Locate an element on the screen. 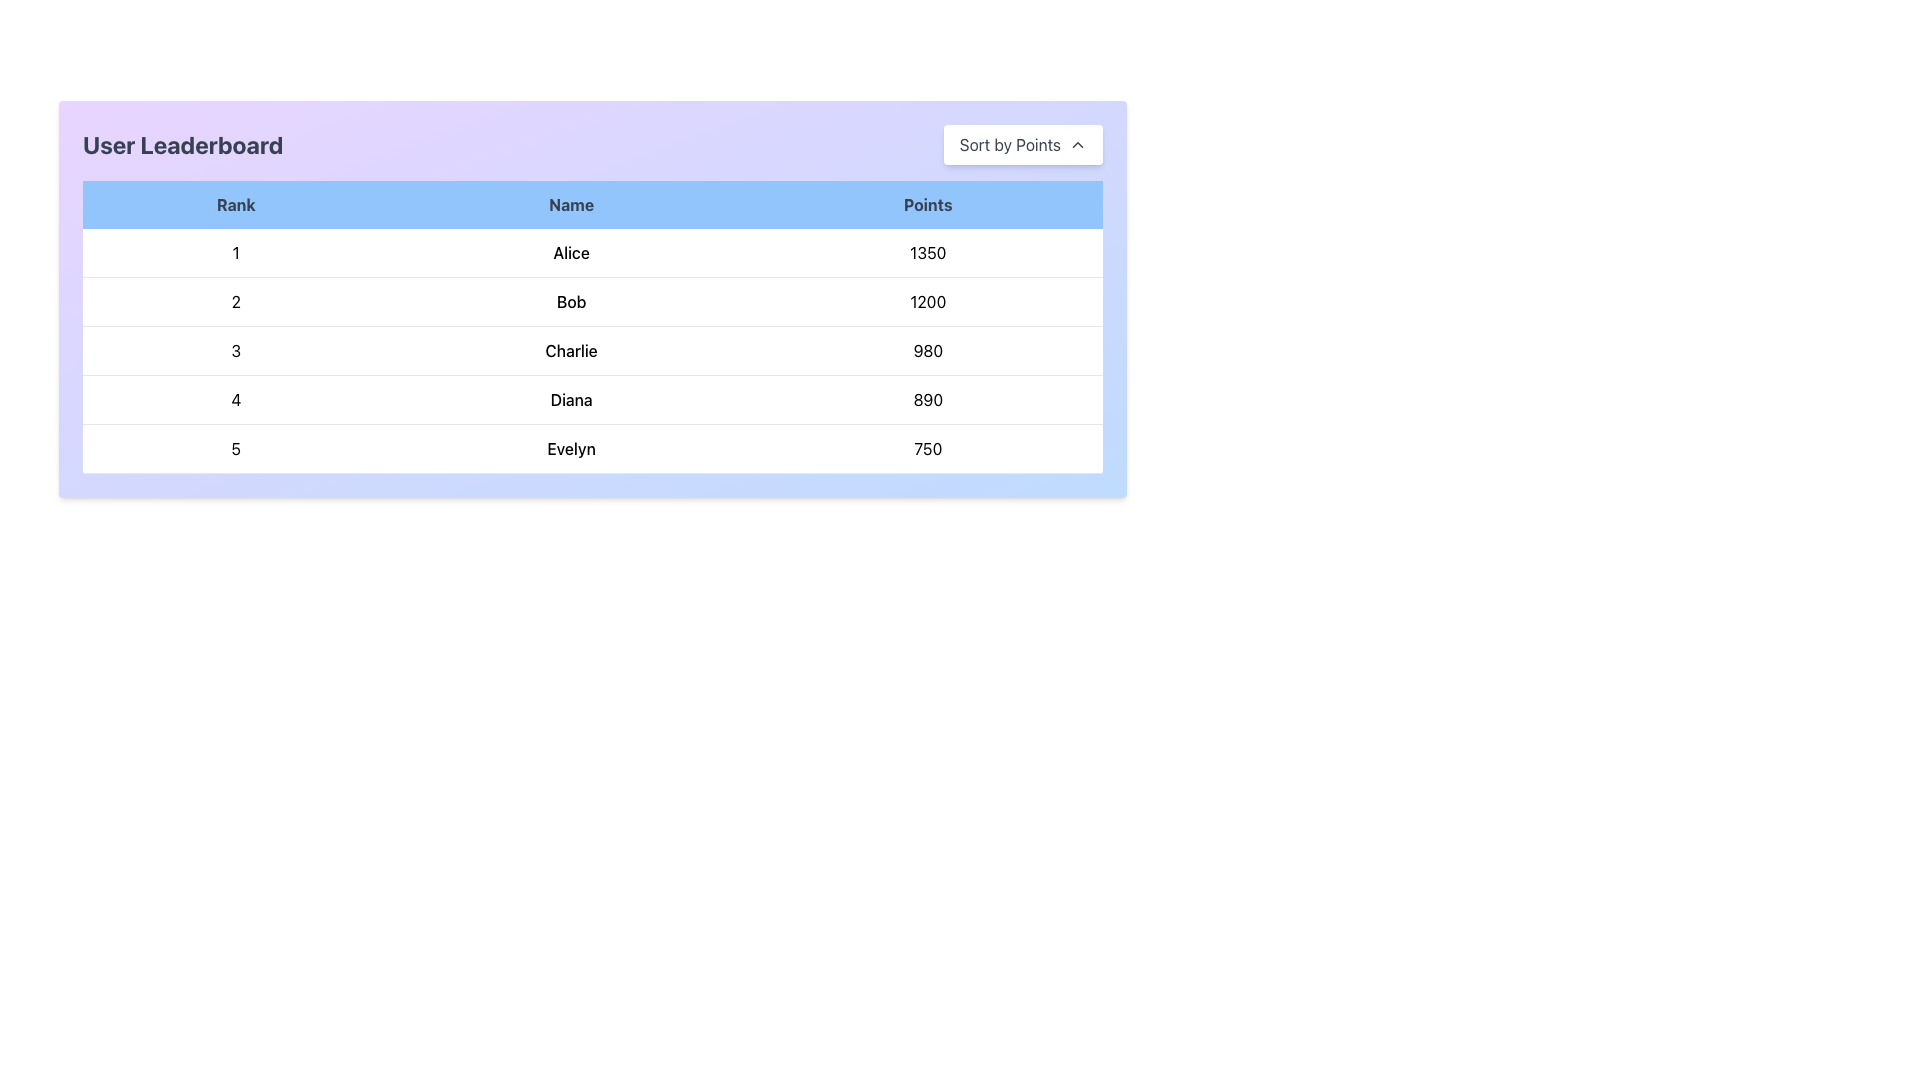 This screenshot has width=1920, height=1080. the name 'Diana' in the fourth row of the user rankings table, which is styled with a bold font and highlighted on hover is located at coordinates (592, 400).